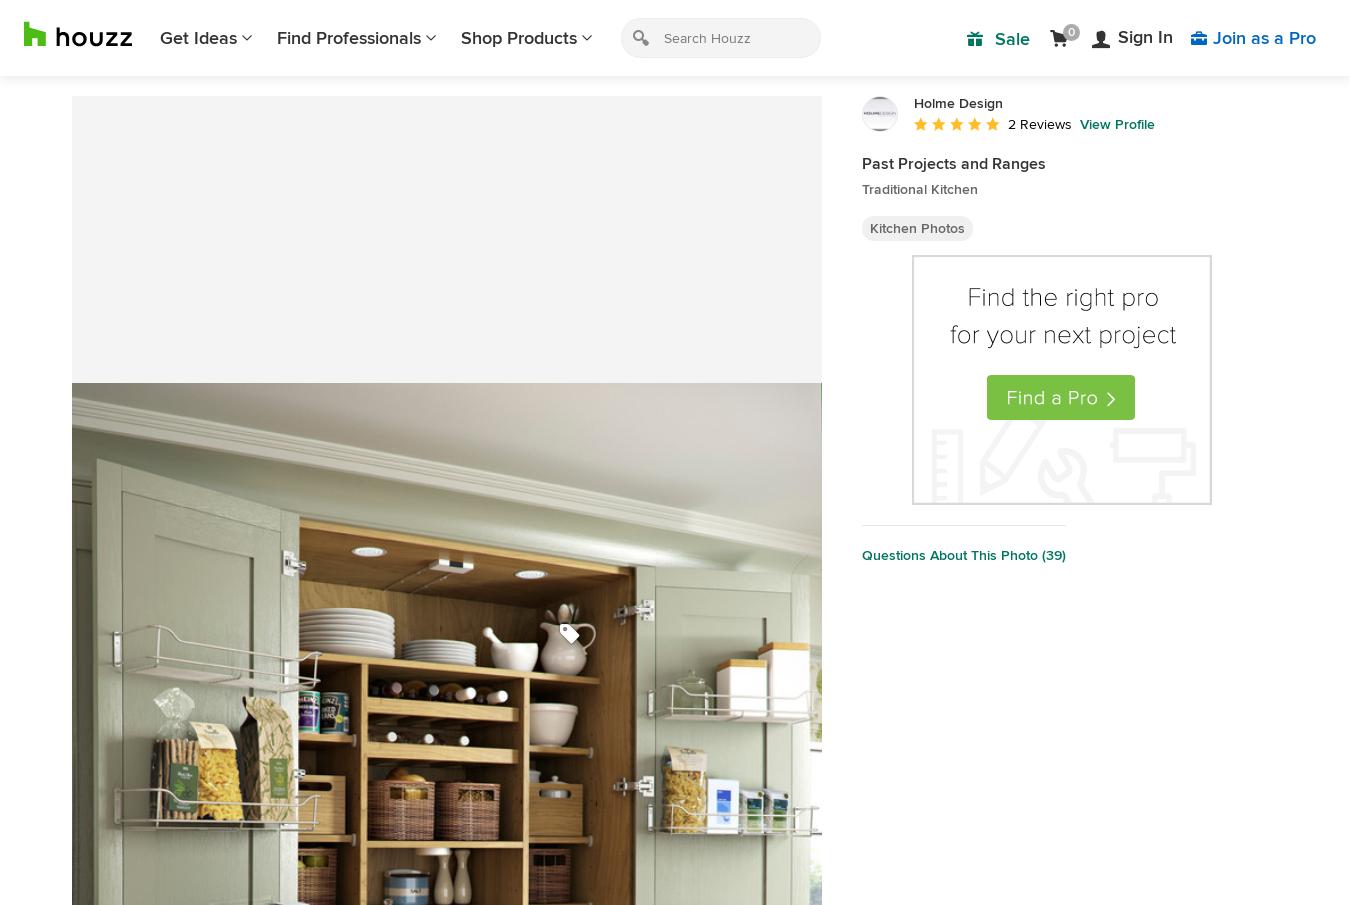 The height and width of the screenshot is (905, 1350). What do you see at coordinates (1071, 31) in the screenshot?
I see `'0'` at bounding box center [1071, 31].